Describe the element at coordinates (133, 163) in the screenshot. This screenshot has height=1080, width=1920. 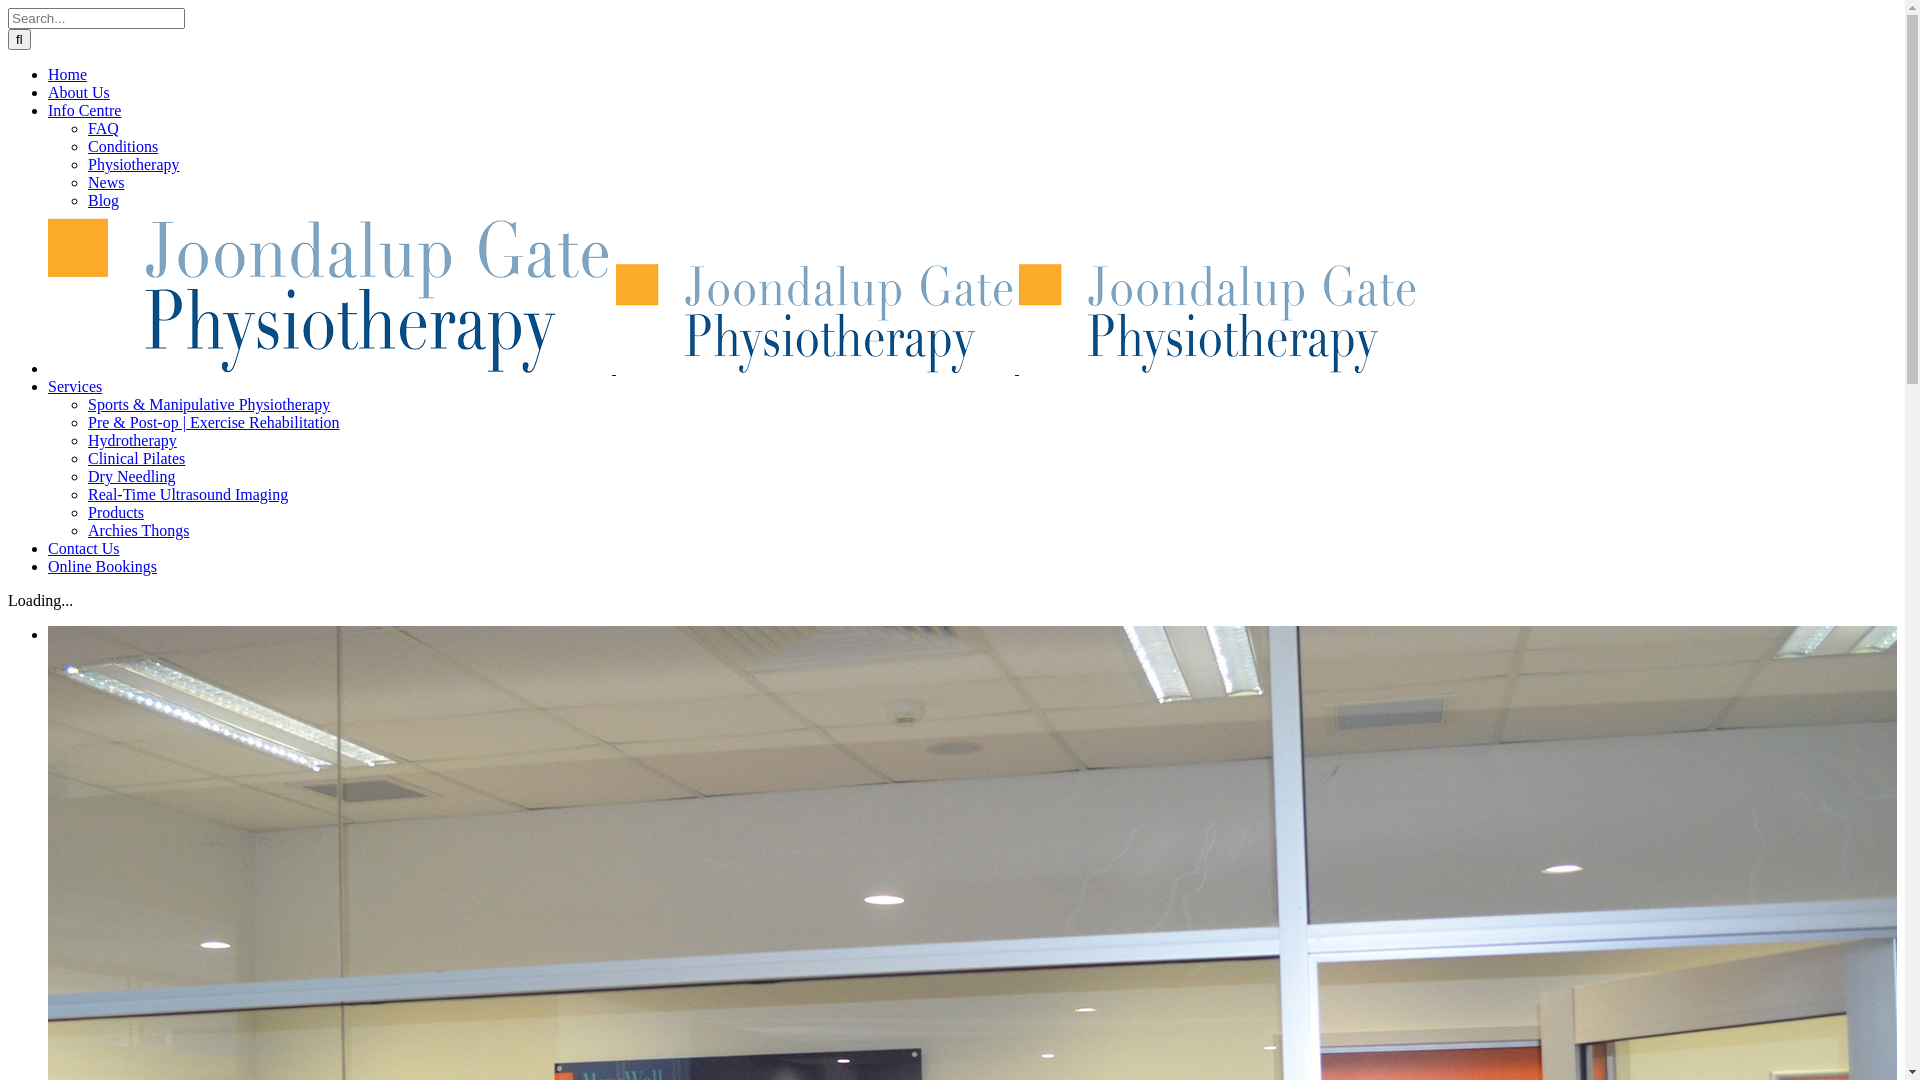
I see `'Physiotherapy'` at that location.